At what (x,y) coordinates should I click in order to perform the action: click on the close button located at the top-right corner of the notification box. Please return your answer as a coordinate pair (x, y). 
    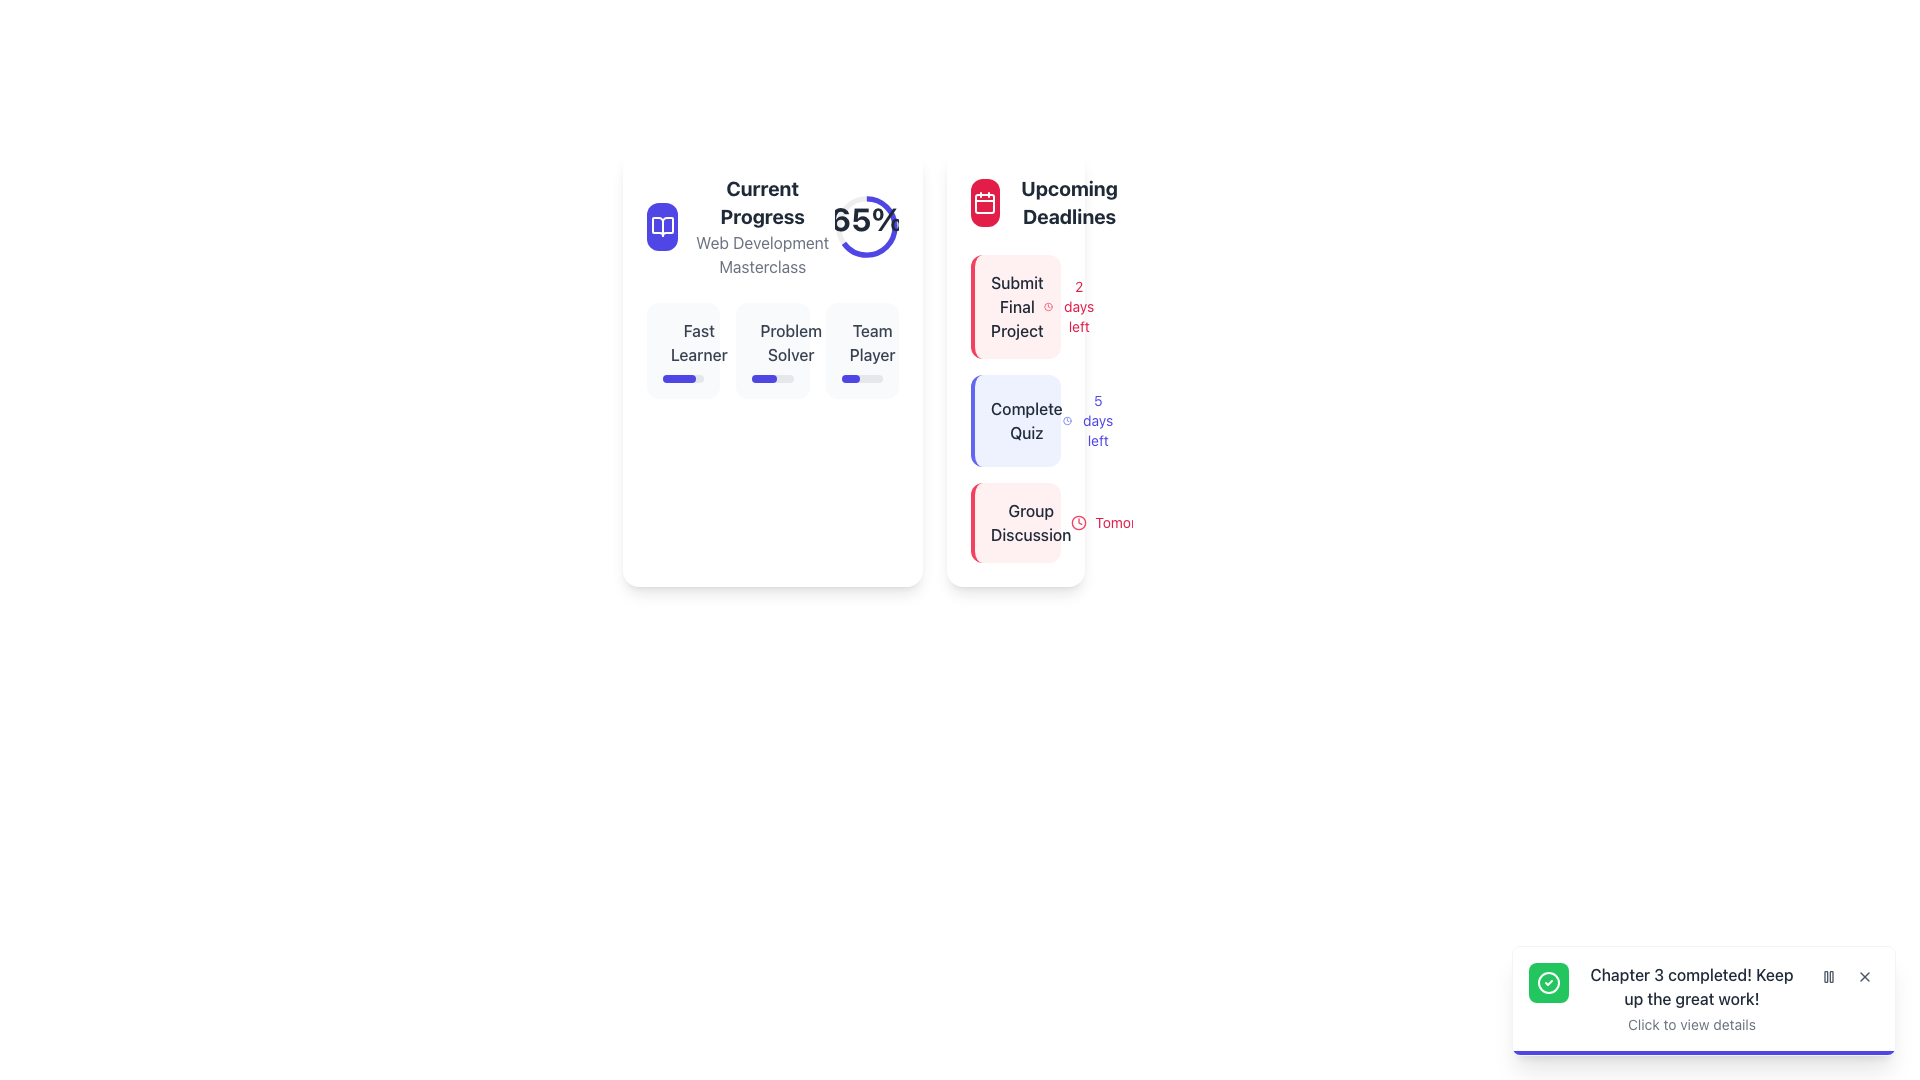
    Looking at the image, I should click on (1864, 975).